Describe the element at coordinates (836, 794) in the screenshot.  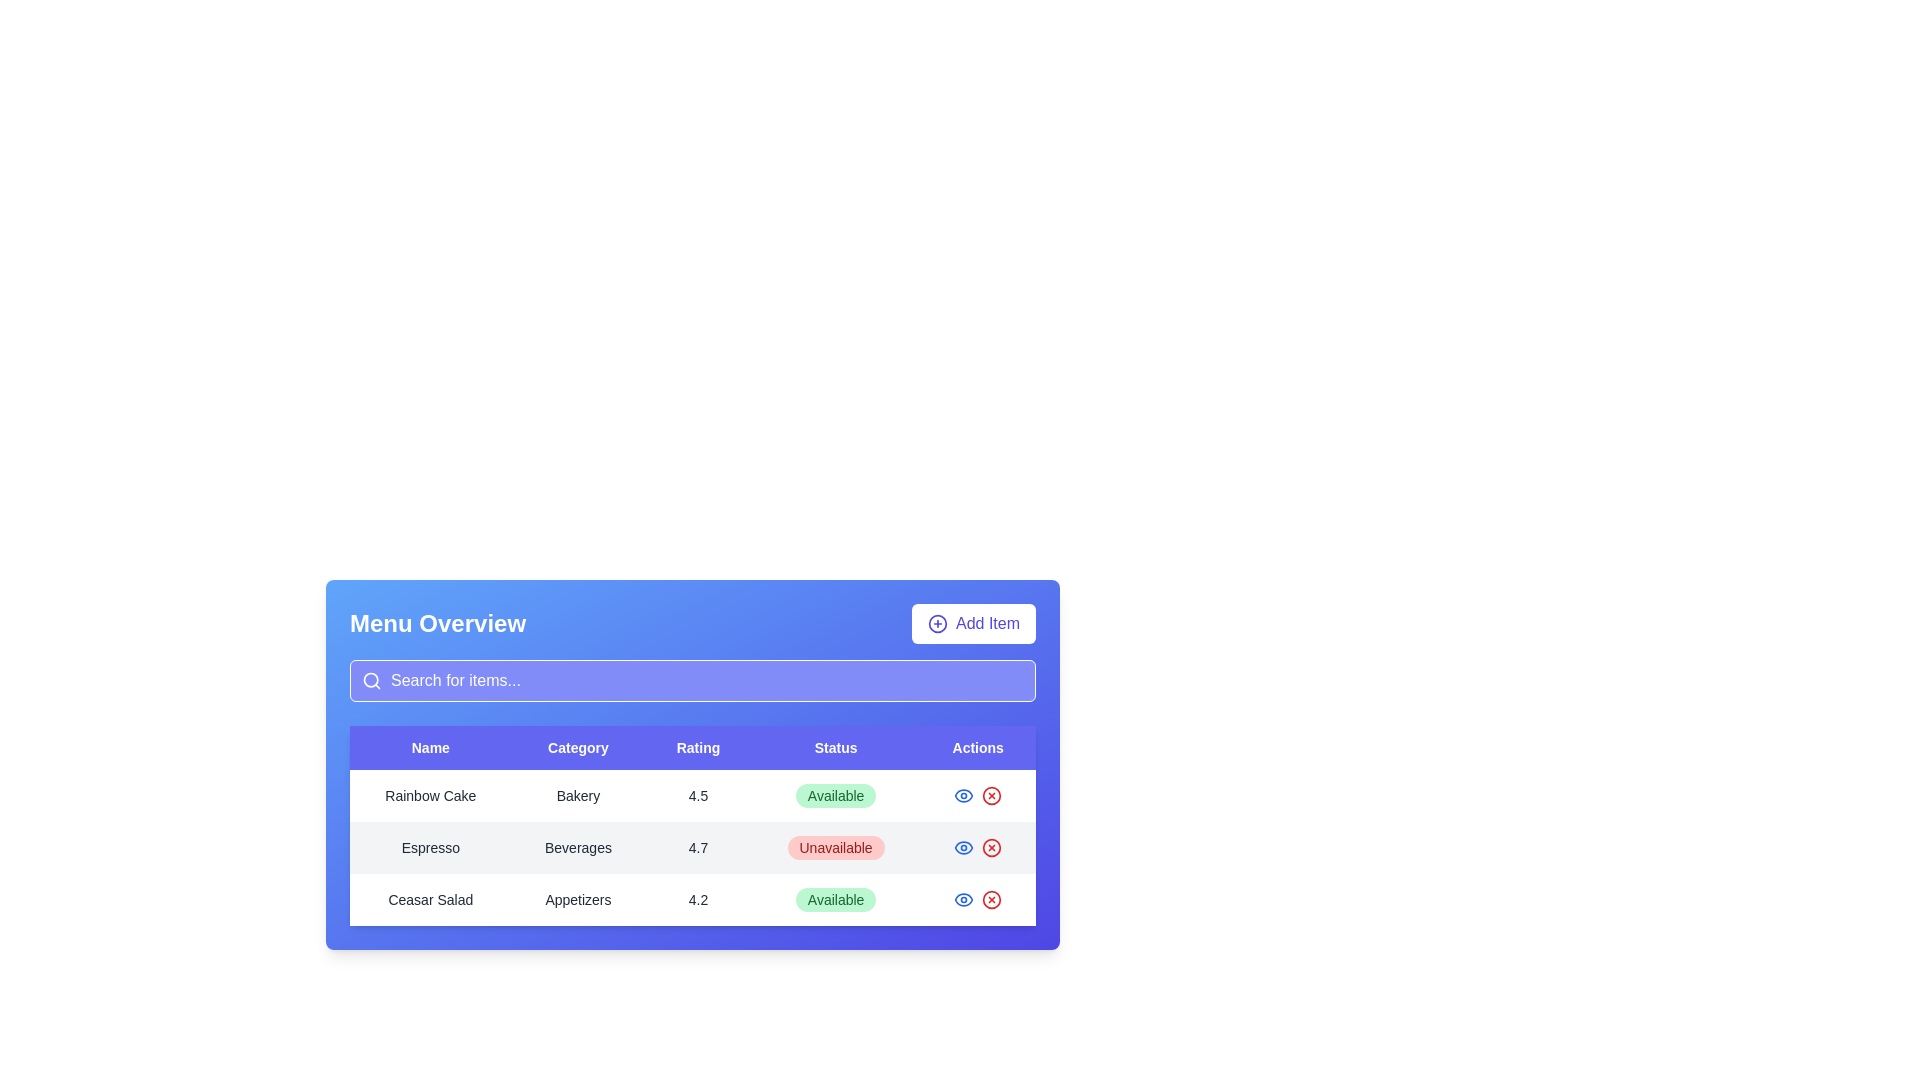
I see `the color of the status label indicating the availability of 'Rainbow Cake' in the 'Status' column of the table` at that location.